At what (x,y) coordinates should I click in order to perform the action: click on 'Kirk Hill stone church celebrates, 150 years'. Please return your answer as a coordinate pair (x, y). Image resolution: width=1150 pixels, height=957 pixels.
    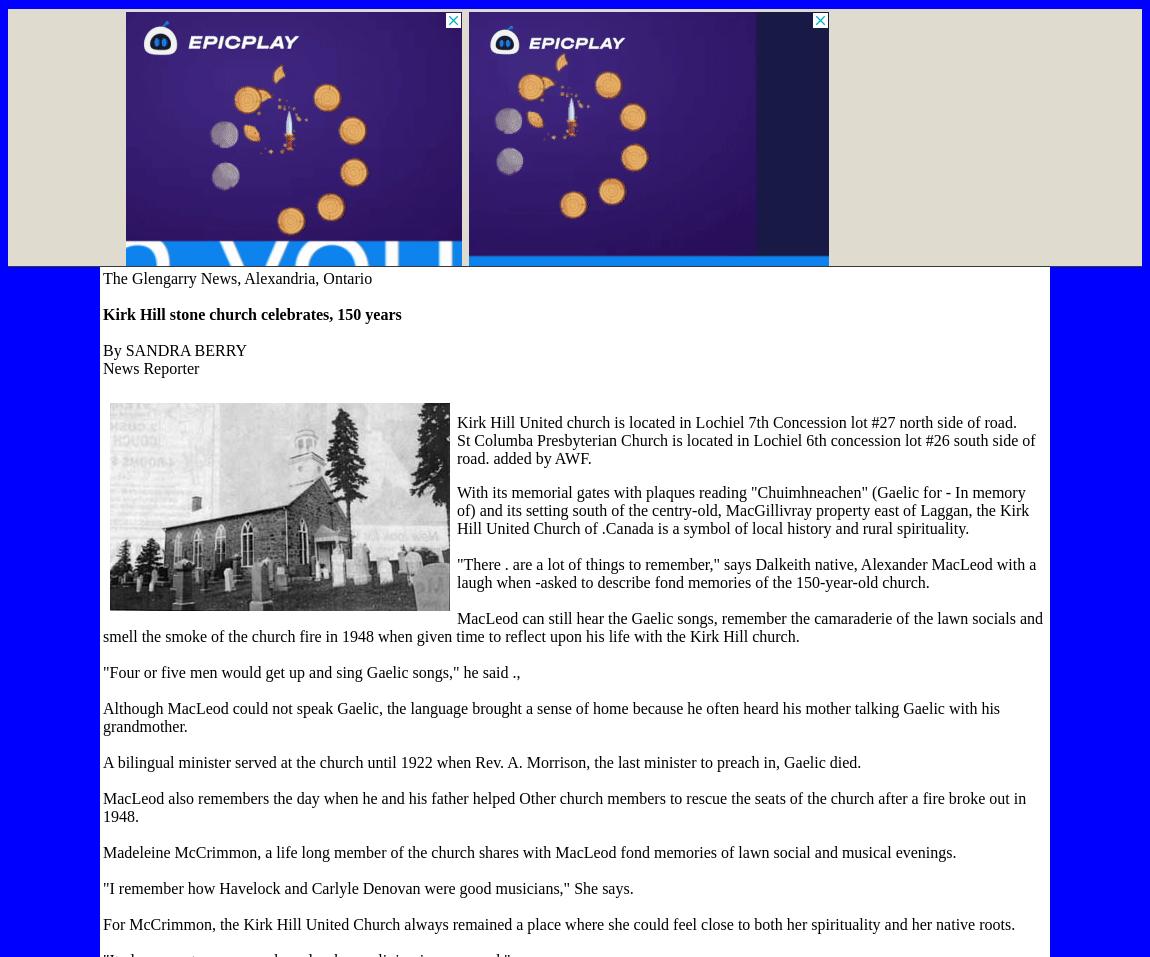
    Looking at the image, I should click on (250, 314).